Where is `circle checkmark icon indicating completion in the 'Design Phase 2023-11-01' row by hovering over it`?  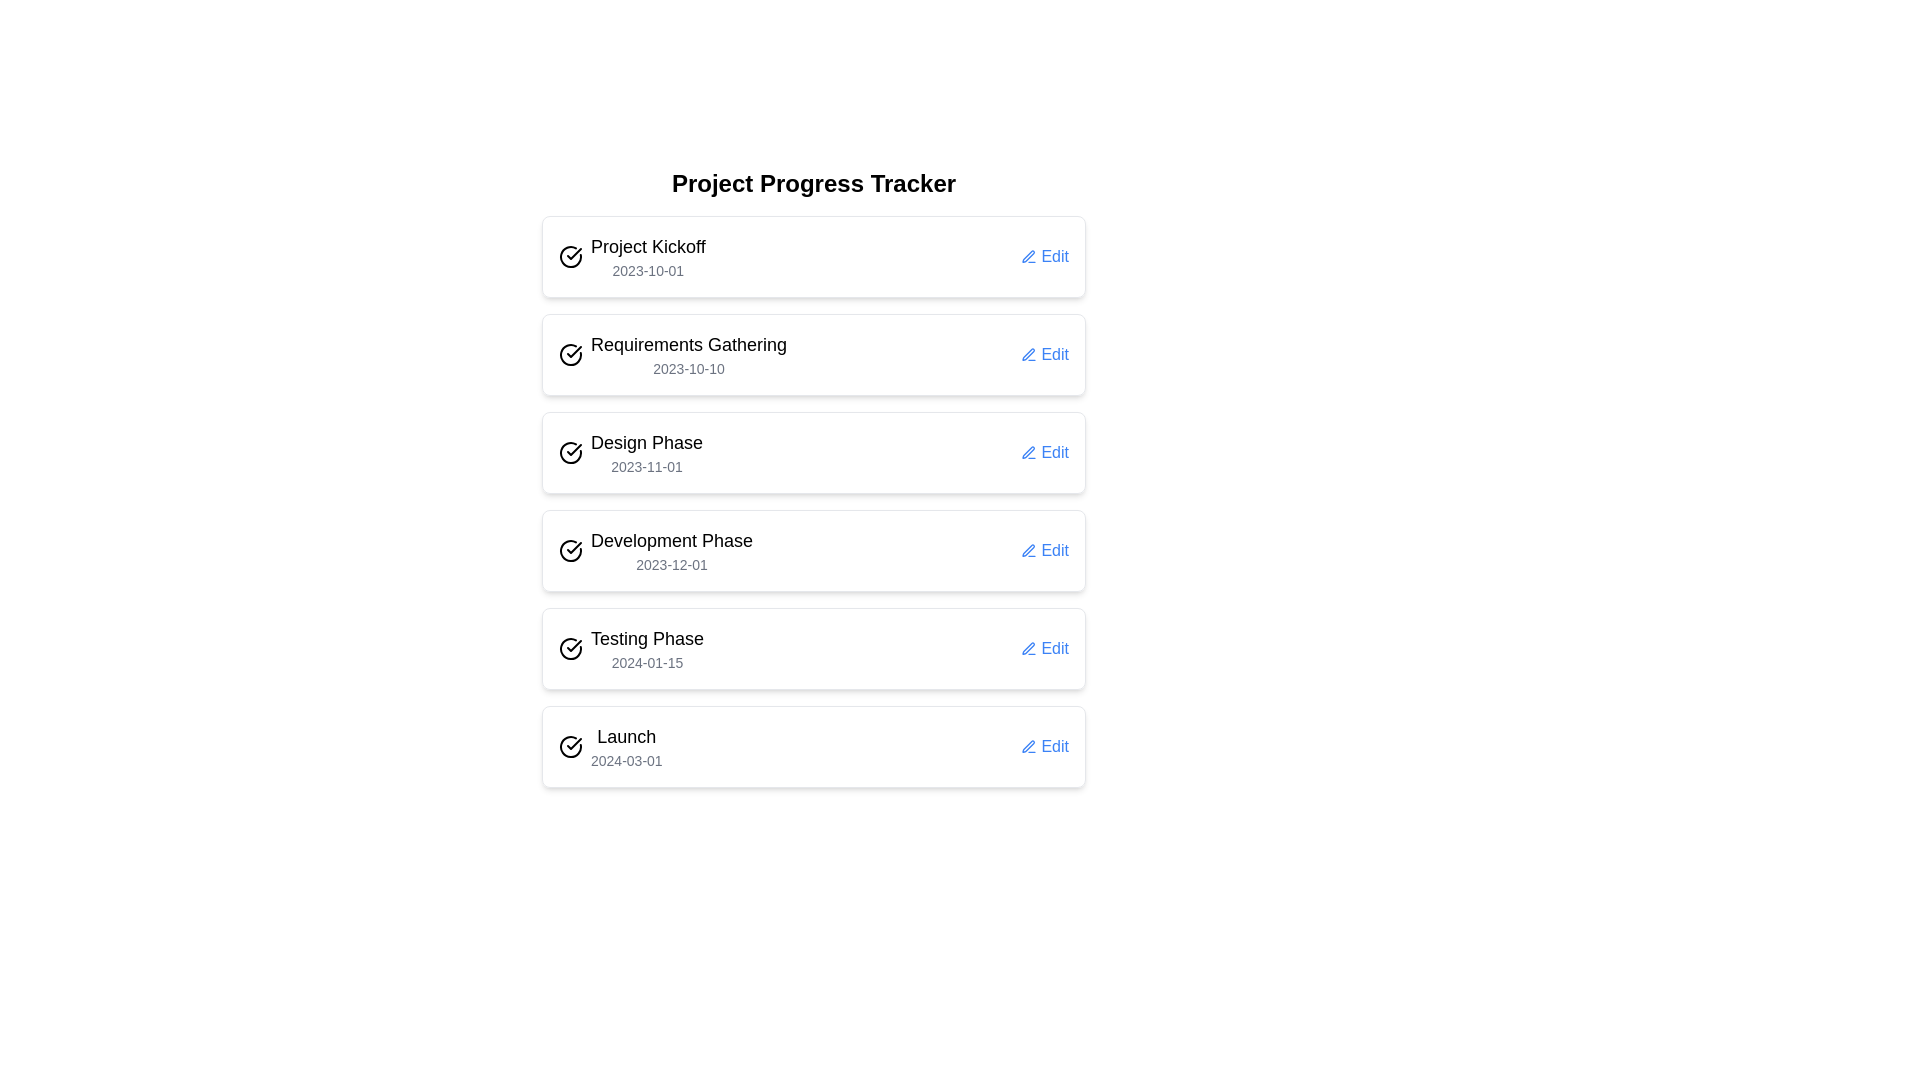 circle checkmark icon indicating completion in the 'Design Phase 2023-11-01' row by hovering over it is located at coordinates (570, 452).